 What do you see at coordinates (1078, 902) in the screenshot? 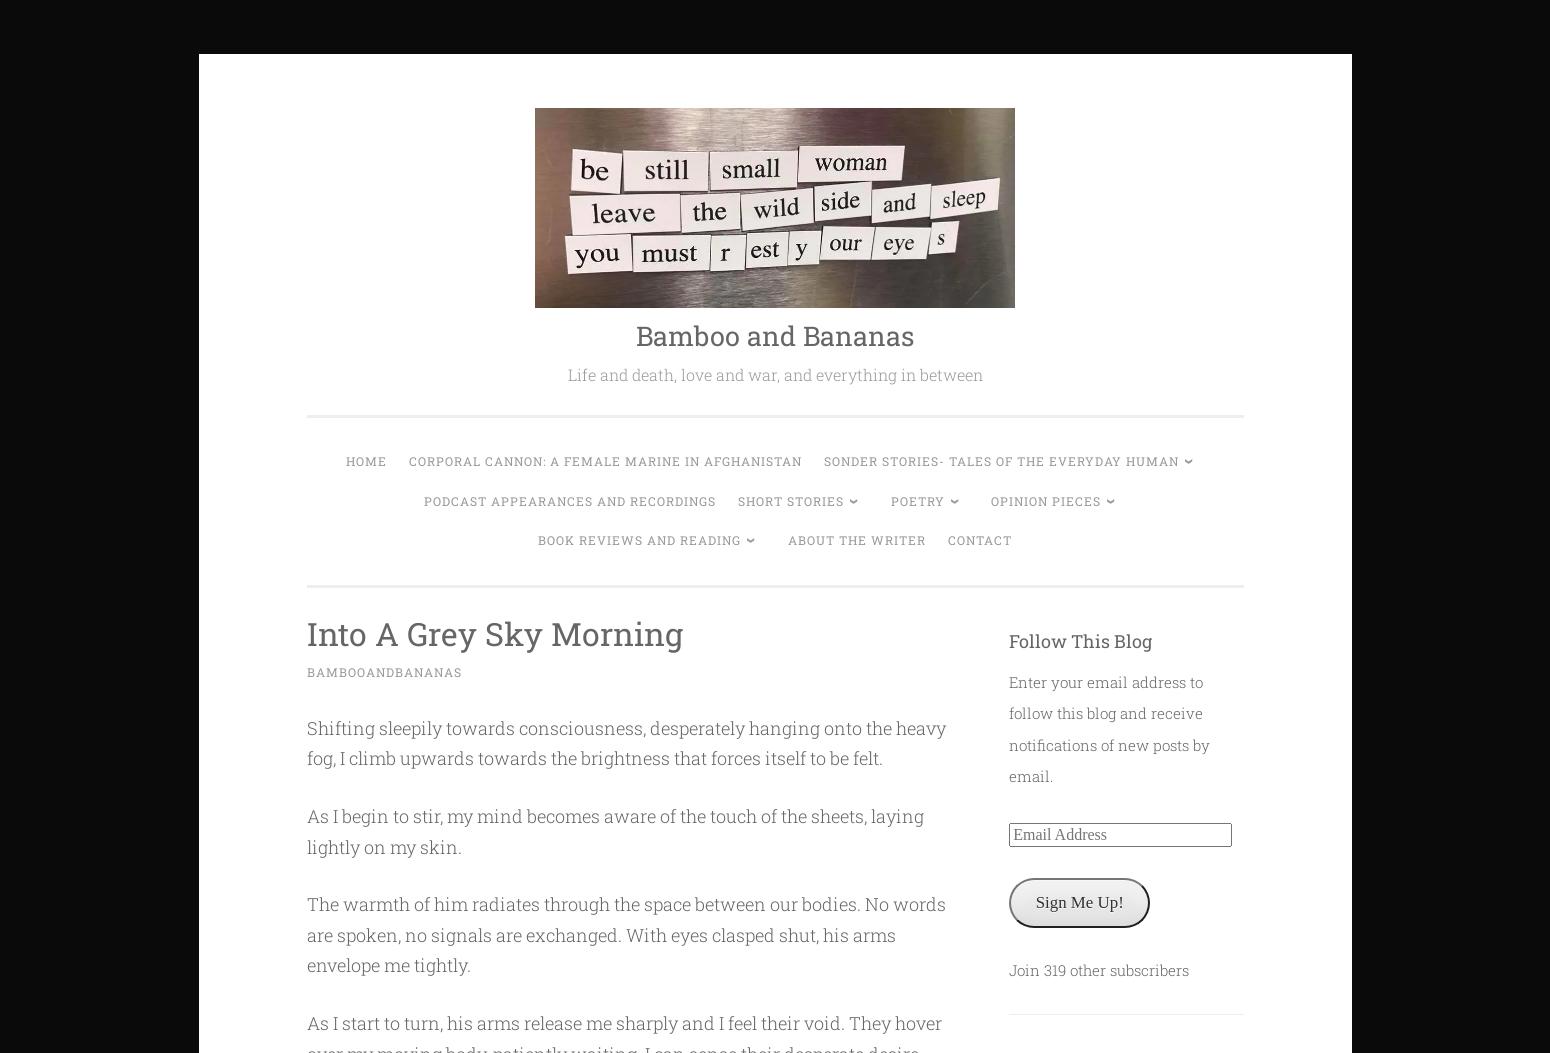
I see `'Sign Me Up!'` at bounding box center [1078, 902].